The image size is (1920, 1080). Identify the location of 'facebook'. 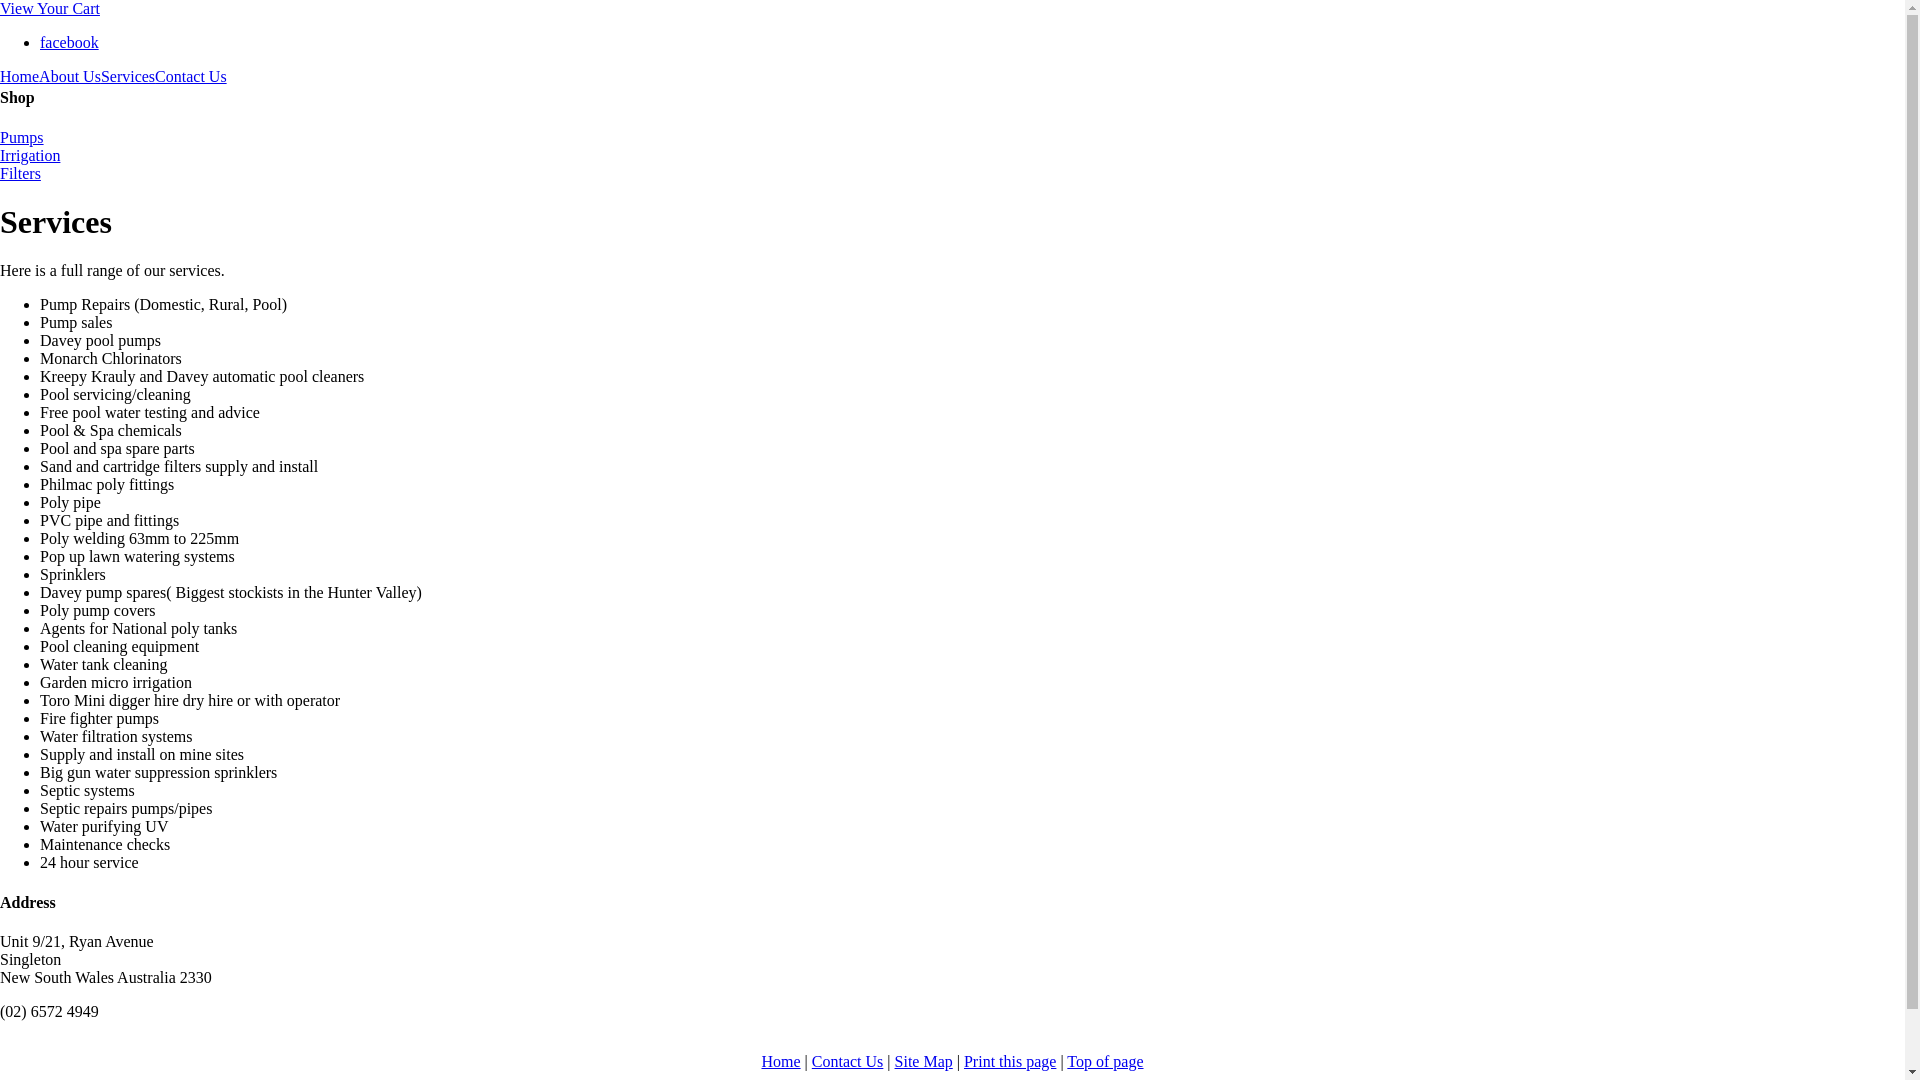
(69, 42).